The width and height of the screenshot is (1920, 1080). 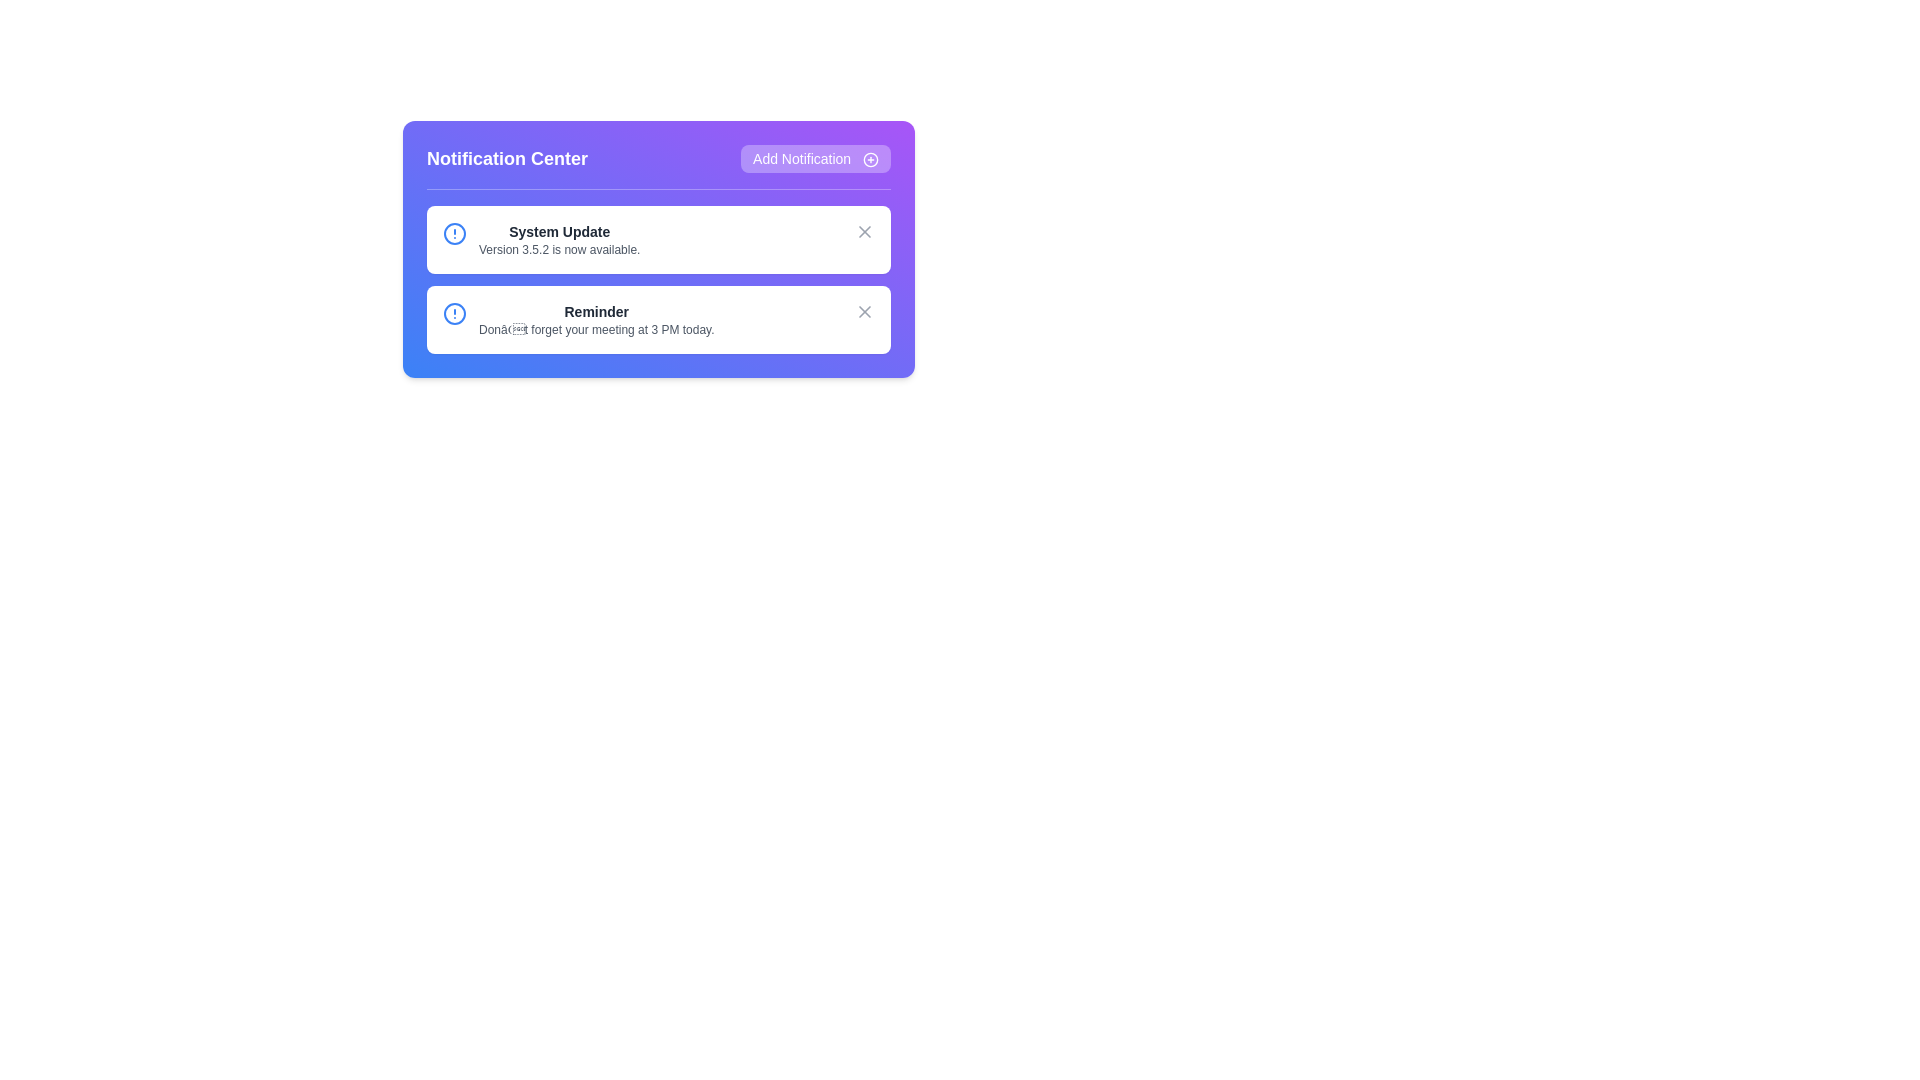 What do you see at coordinates (658, 280) in the screenshot?
I see `the Notification List in the Notification Center, which contains the notifications 'System Update' and 'Reminder' with blue circle icons and close symbols` at bounding box center [658, 280].